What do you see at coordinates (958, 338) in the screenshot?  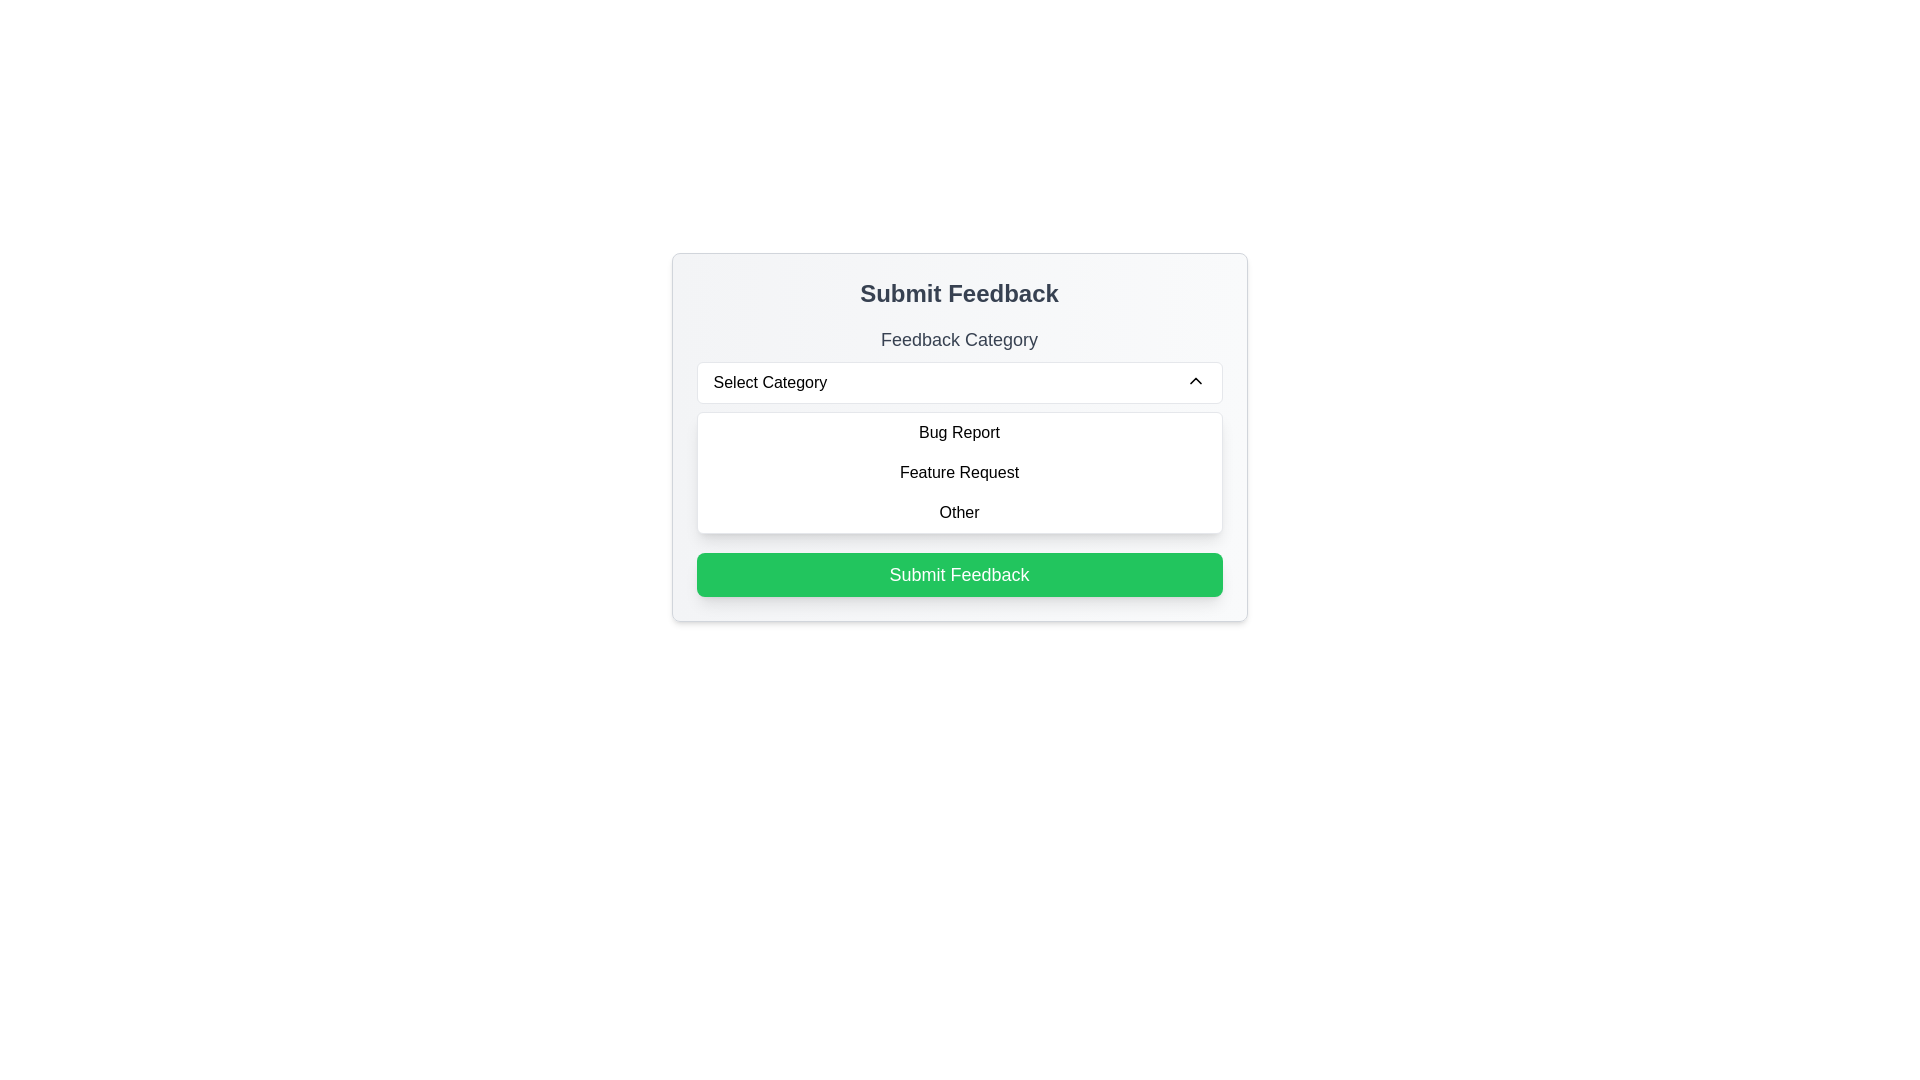 I see `the Text Label that provides context for the feedback category selection dropdown, positioned below the 'Submit Feedback' heading` at bounding box center [958, 338].